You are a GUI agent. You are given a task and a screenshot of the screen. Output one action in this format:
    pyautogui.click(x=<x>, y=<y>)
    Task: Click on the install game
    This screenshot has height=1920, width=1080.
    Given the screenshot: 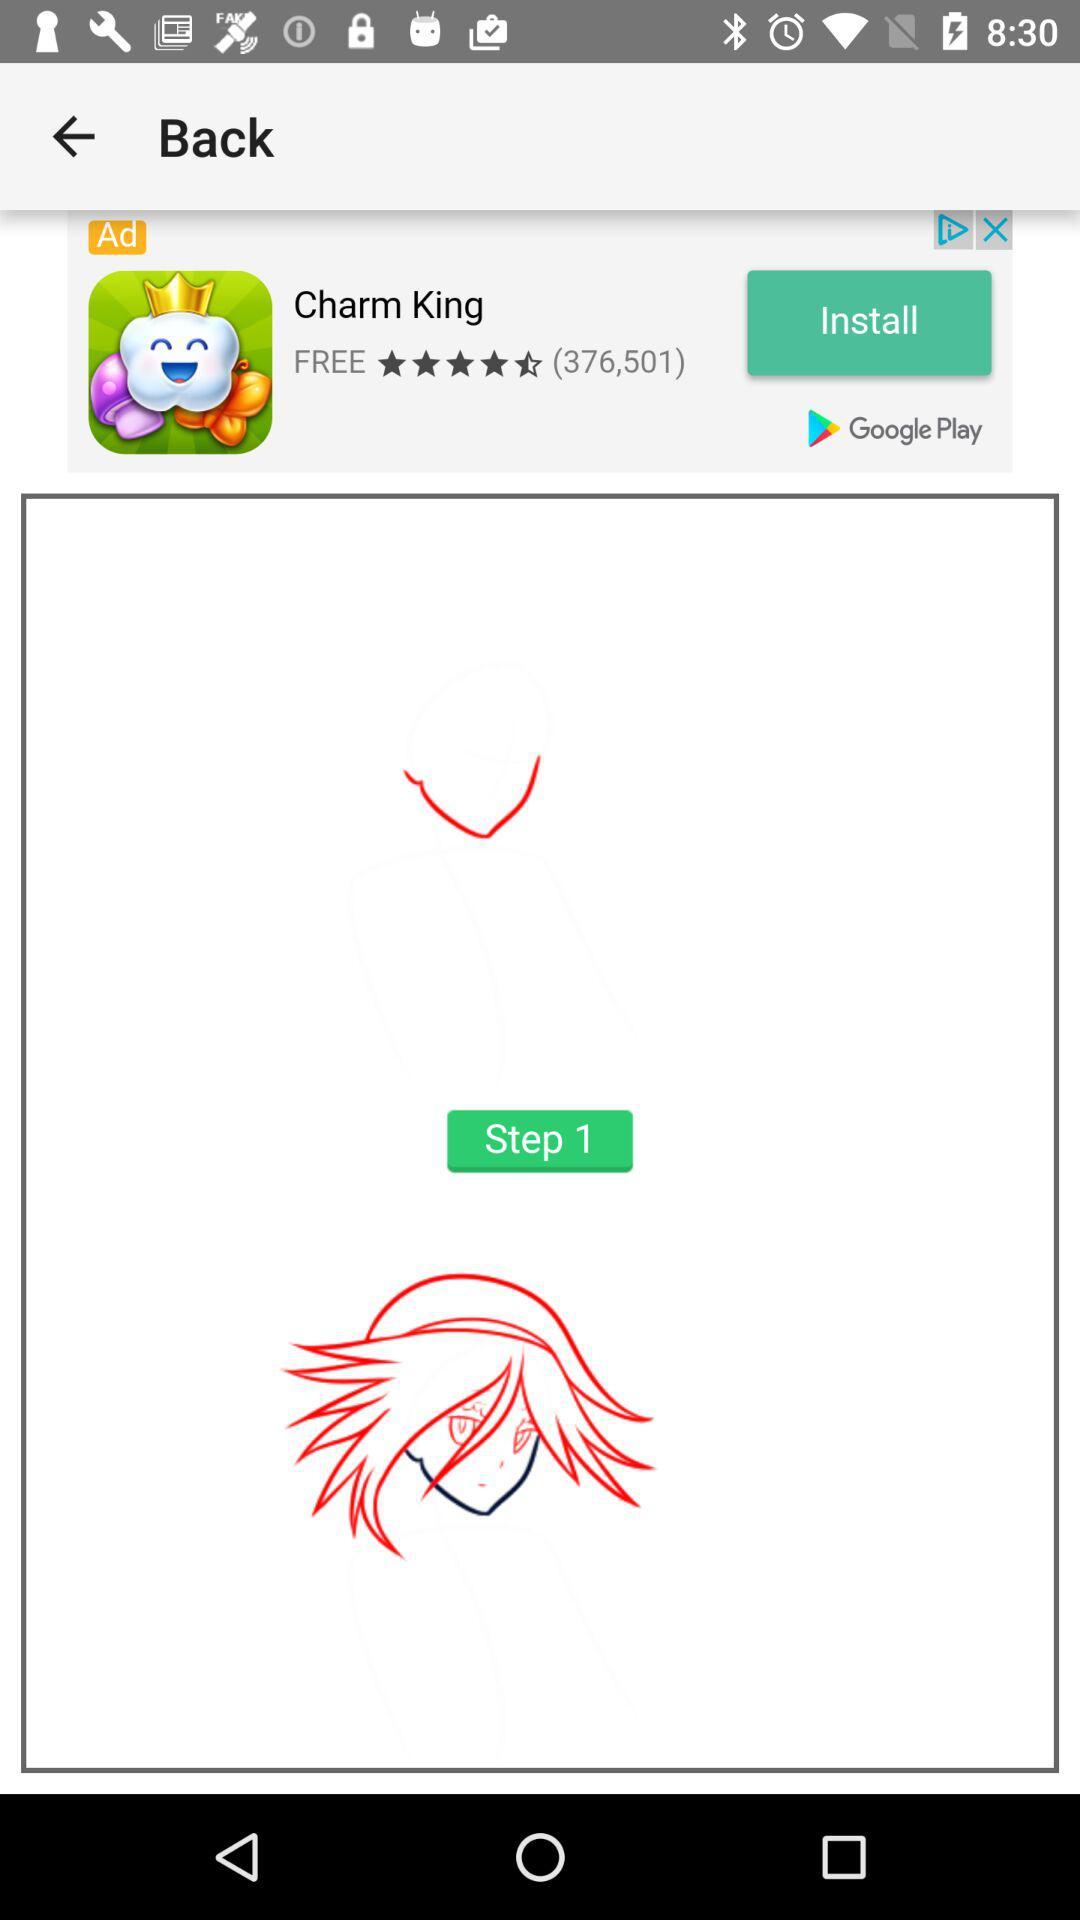 What is the action you would take?
    pyautogui.click(x=540, y=341)
    